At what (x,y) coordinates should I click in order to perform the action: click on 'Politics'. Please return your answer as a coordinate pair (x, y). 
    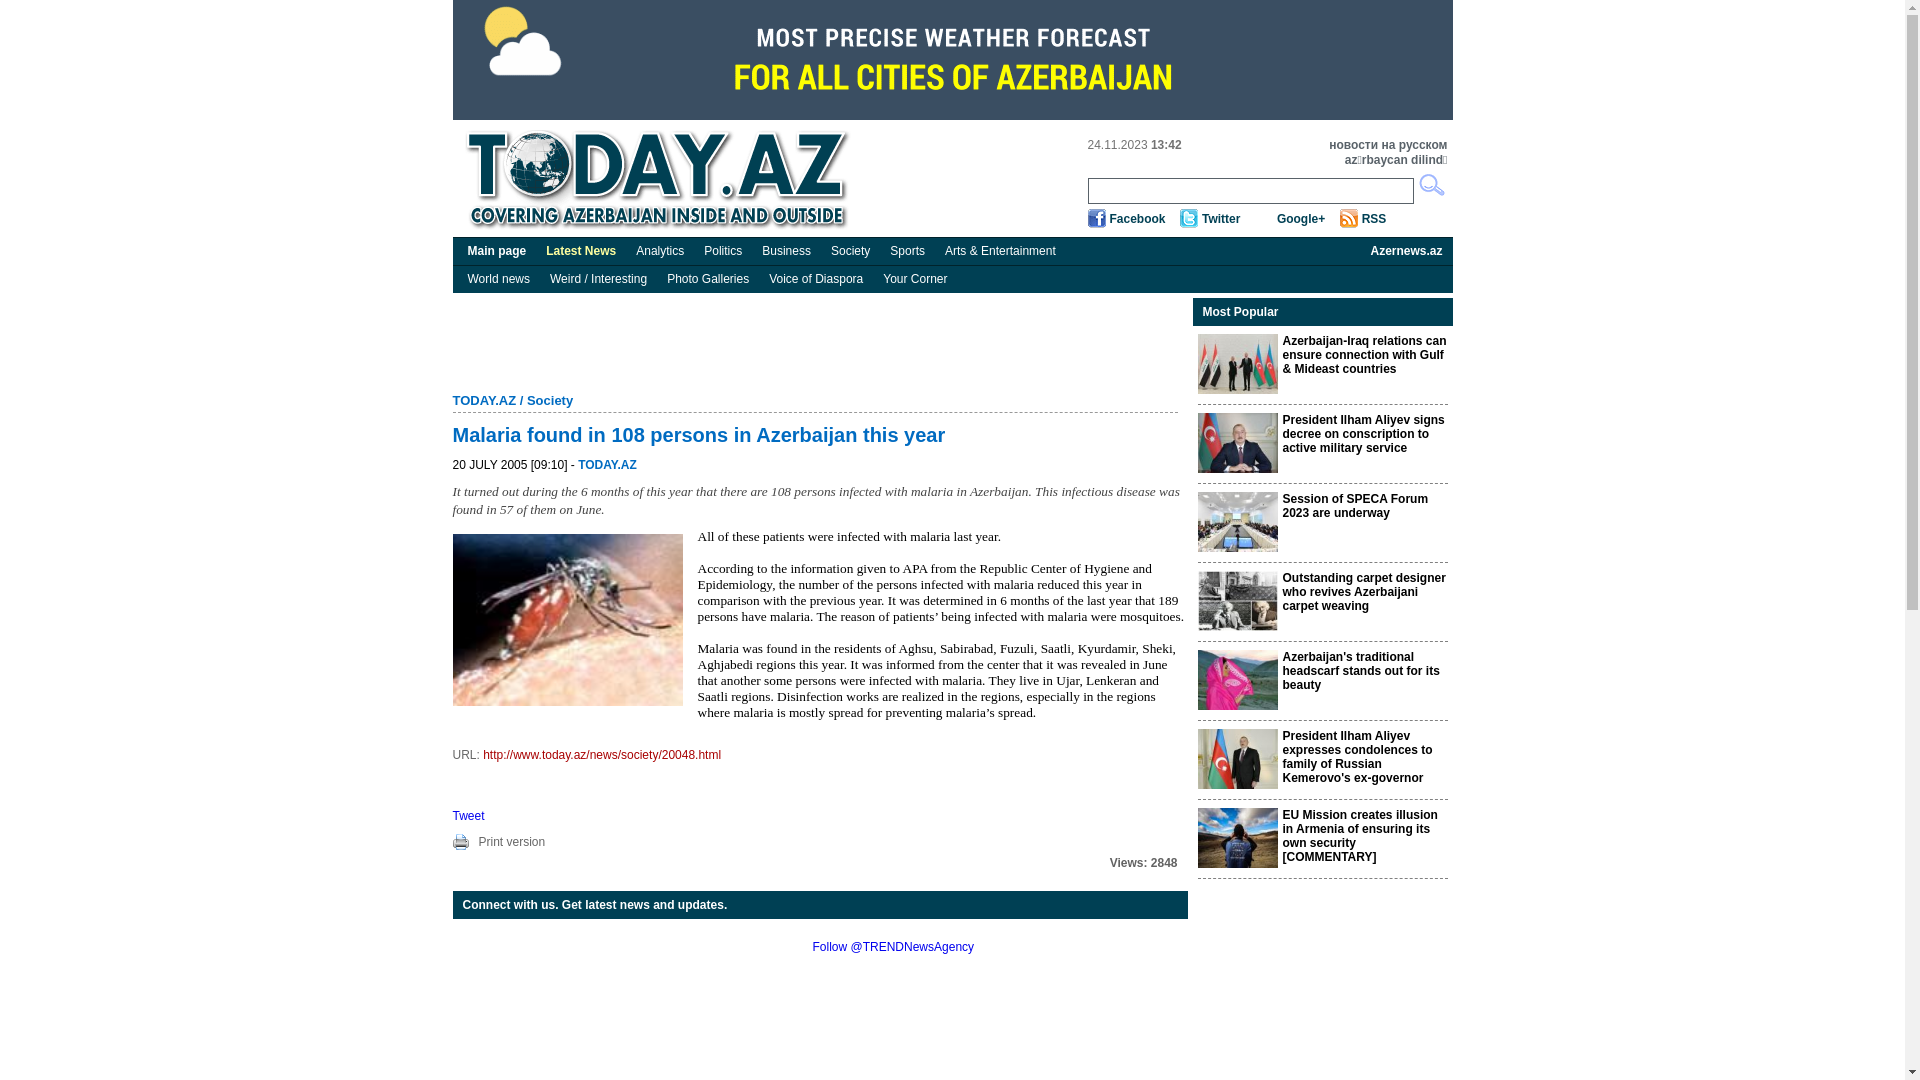
    Looking at the image, I should click on (694, 249).